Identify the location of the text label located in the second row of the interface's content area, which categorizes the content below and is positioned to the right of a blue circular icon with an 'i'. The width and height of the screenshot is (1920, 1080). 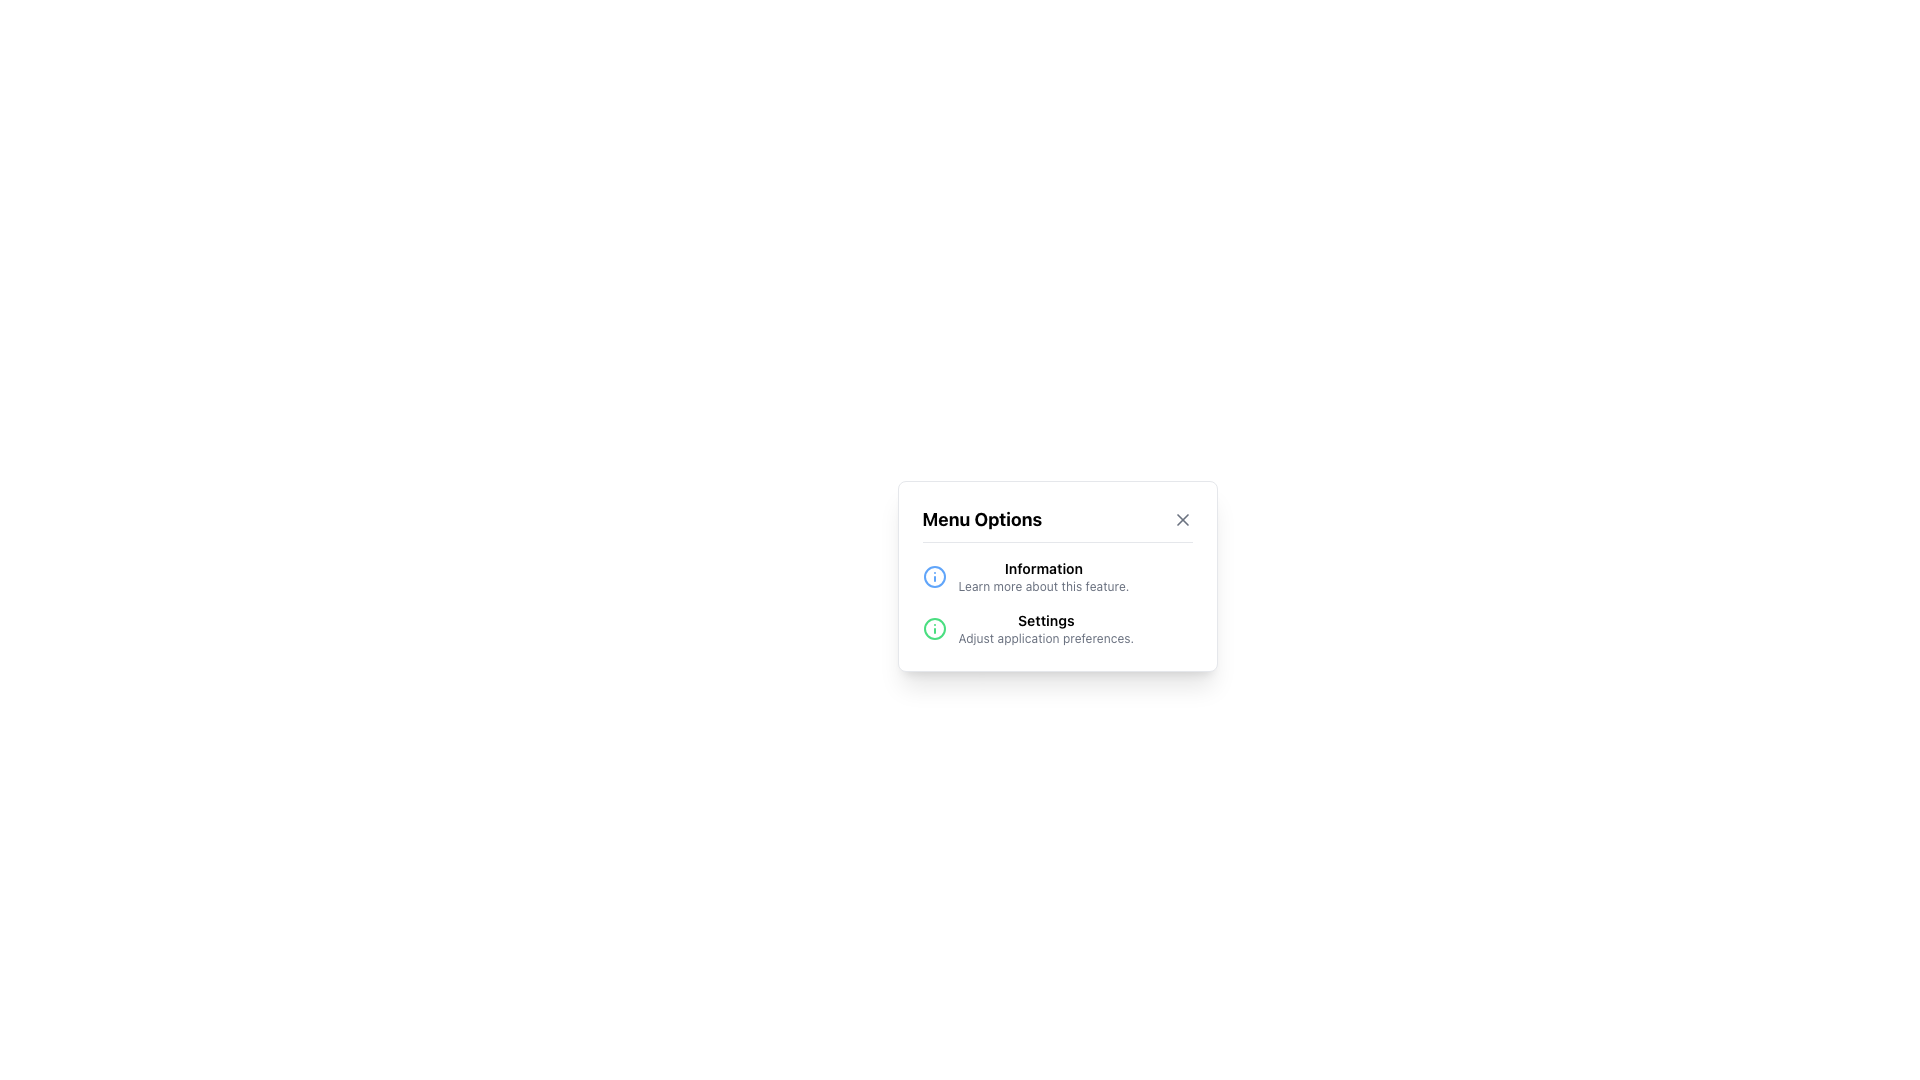
(1042, 568).